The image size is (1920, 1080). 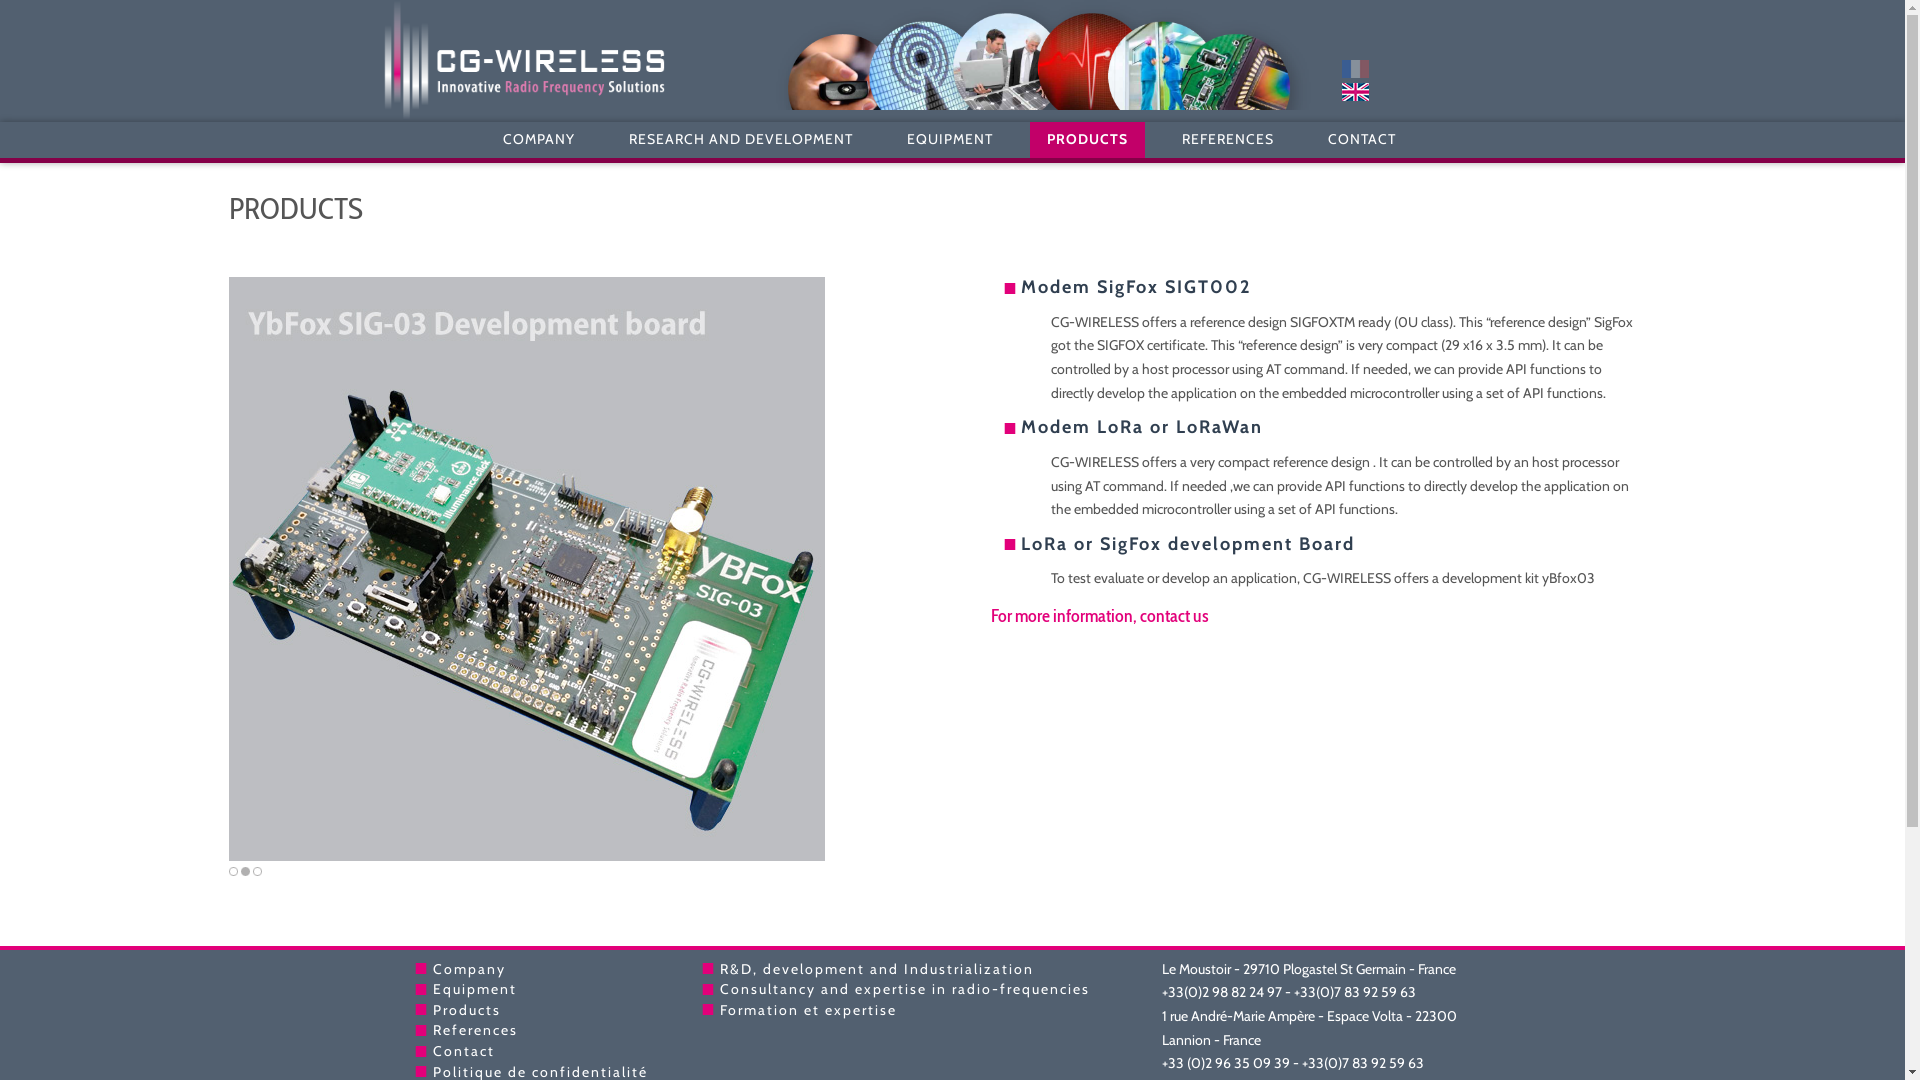 I want to click on 'English (en)', so click(x=1315, y=91).